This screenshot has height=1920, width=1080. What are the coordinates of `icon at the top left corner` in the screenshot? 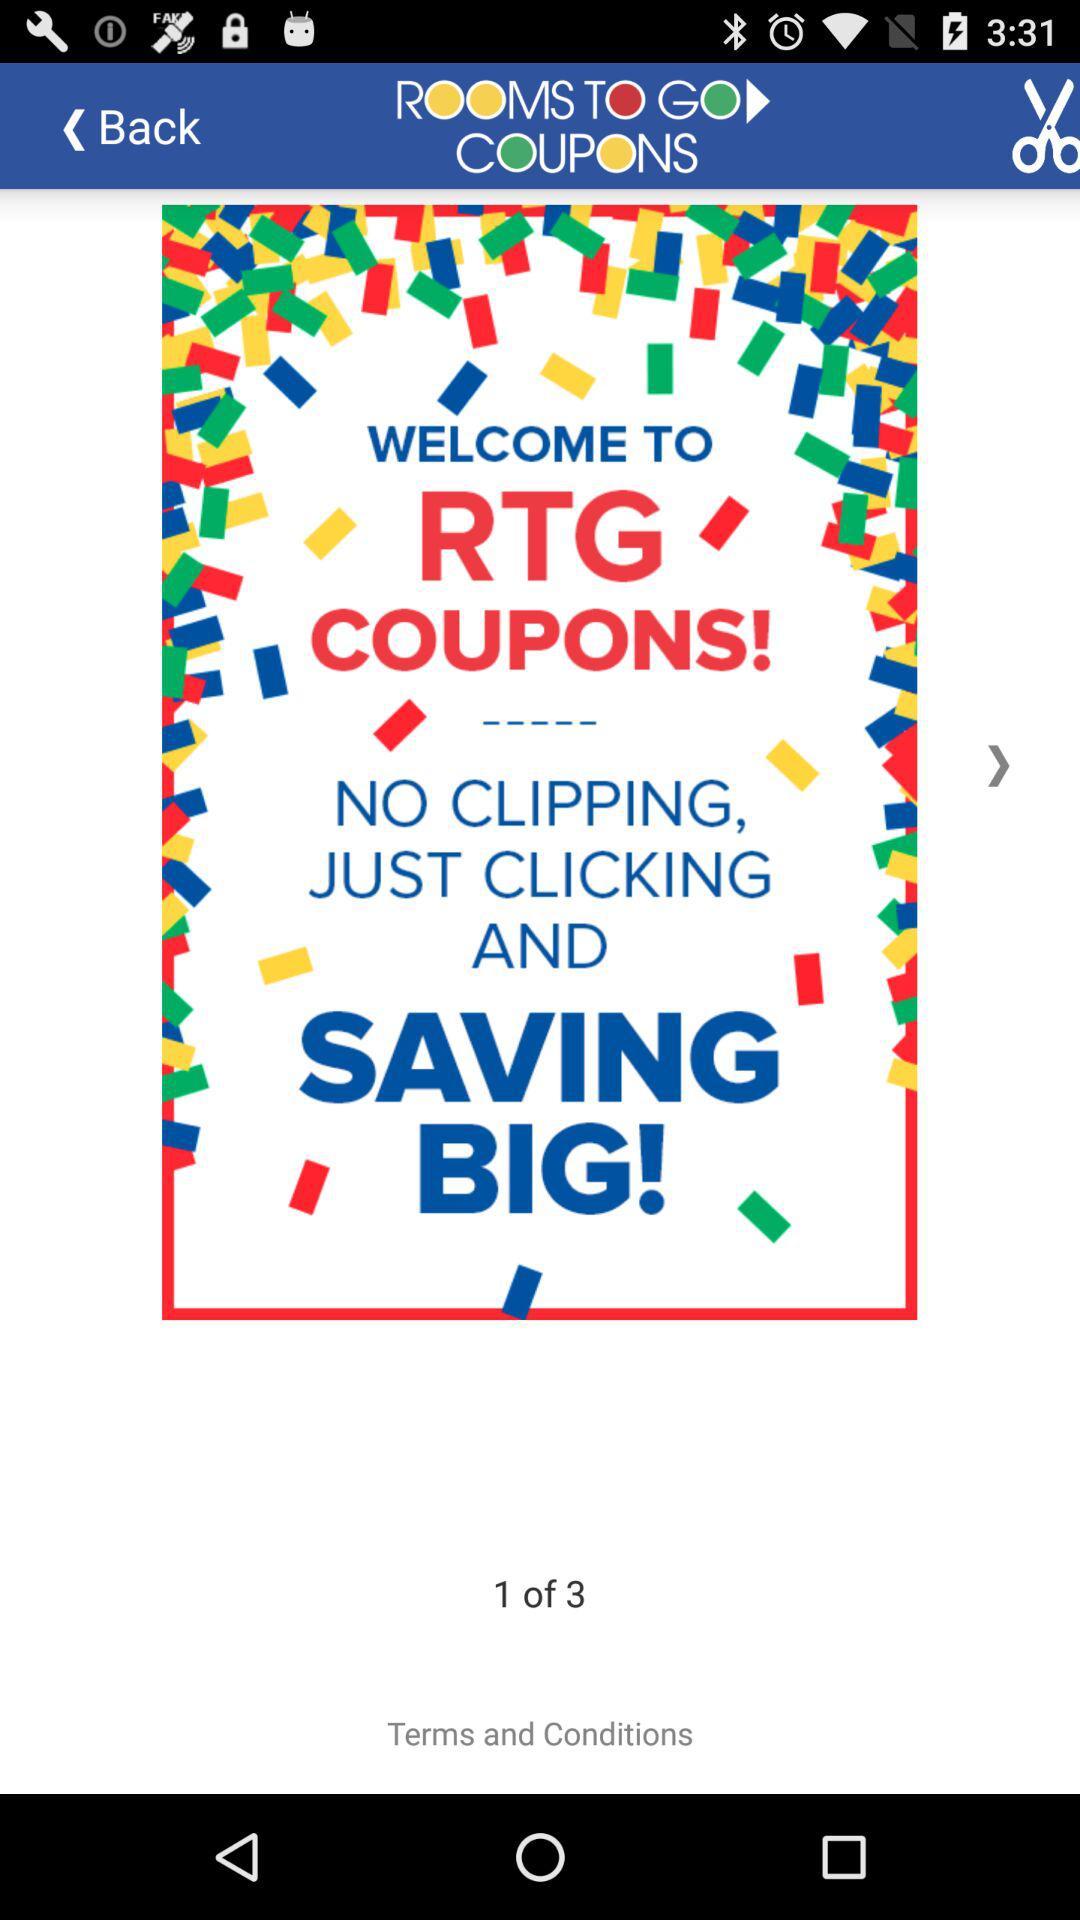 It's located at (145, 124).